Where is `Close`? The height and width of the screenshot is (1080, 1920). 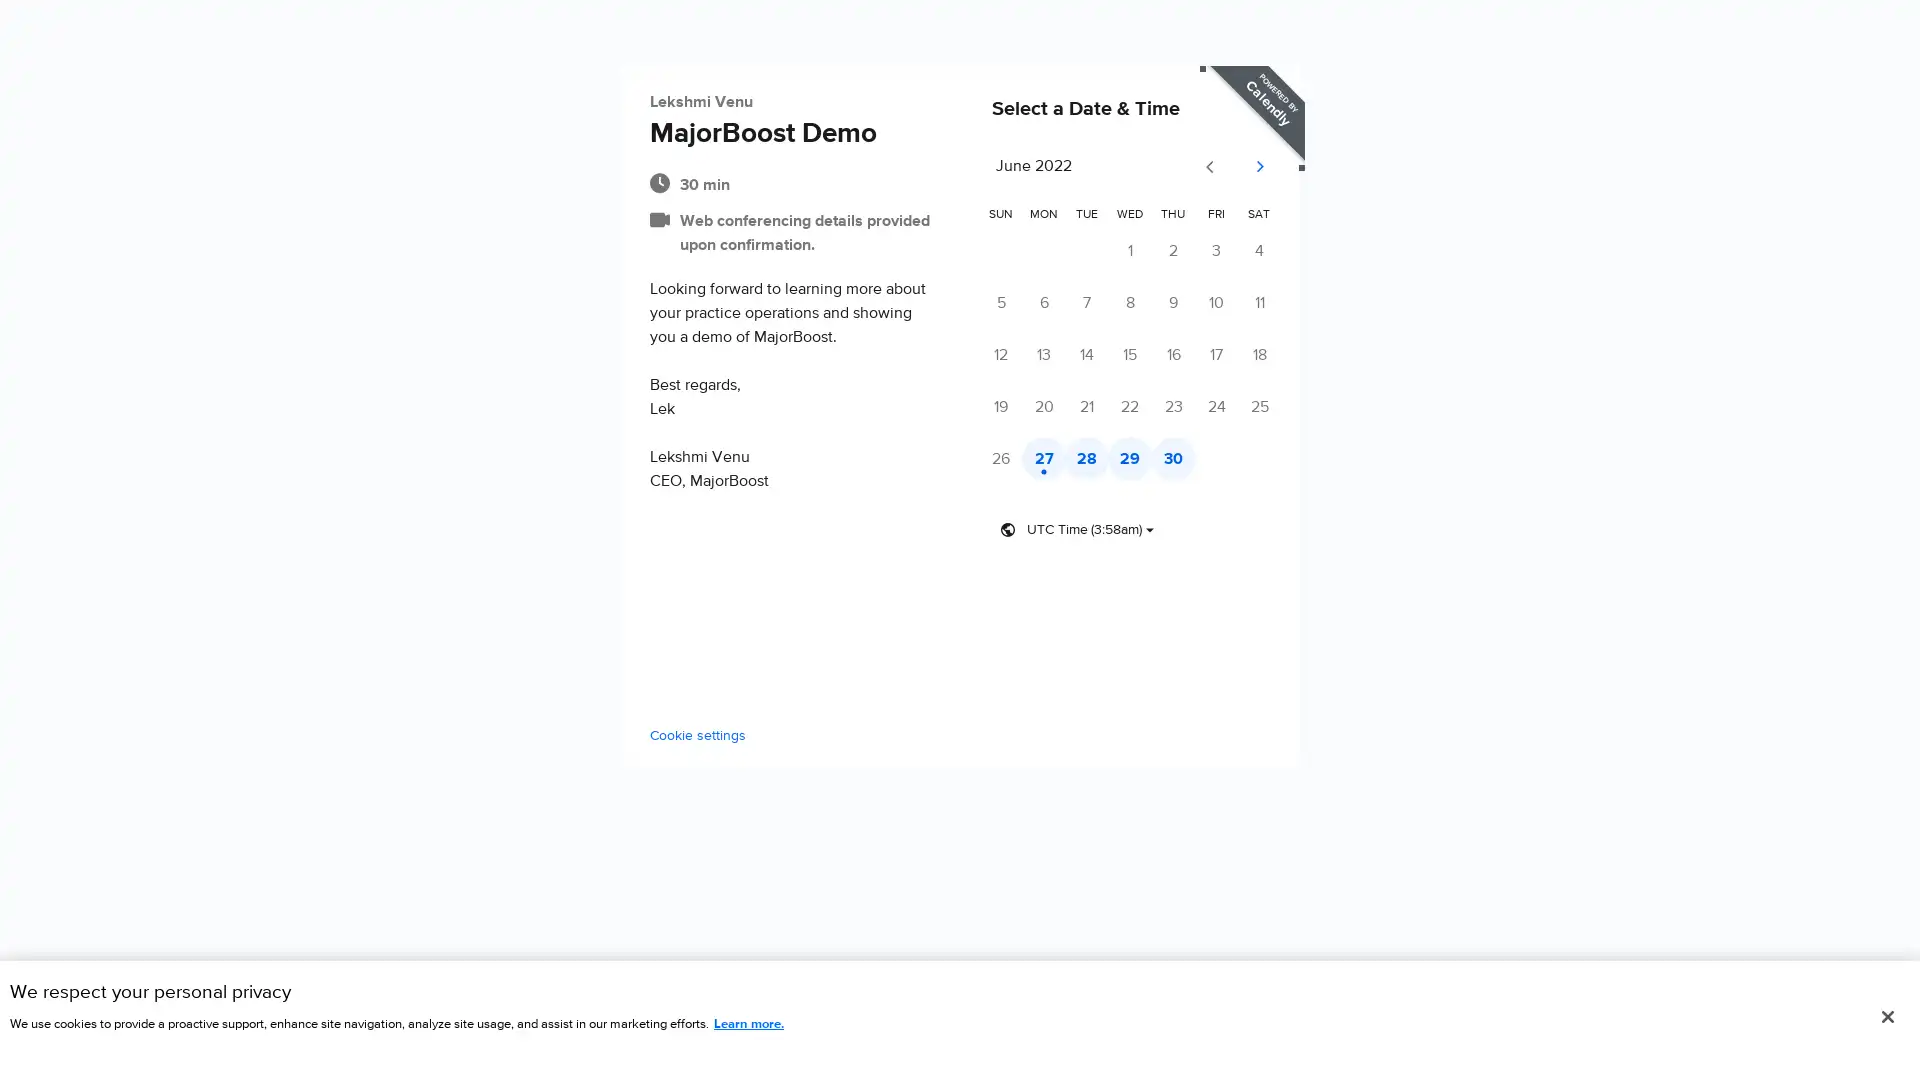
Close is located at coordinates (1886, 1017).